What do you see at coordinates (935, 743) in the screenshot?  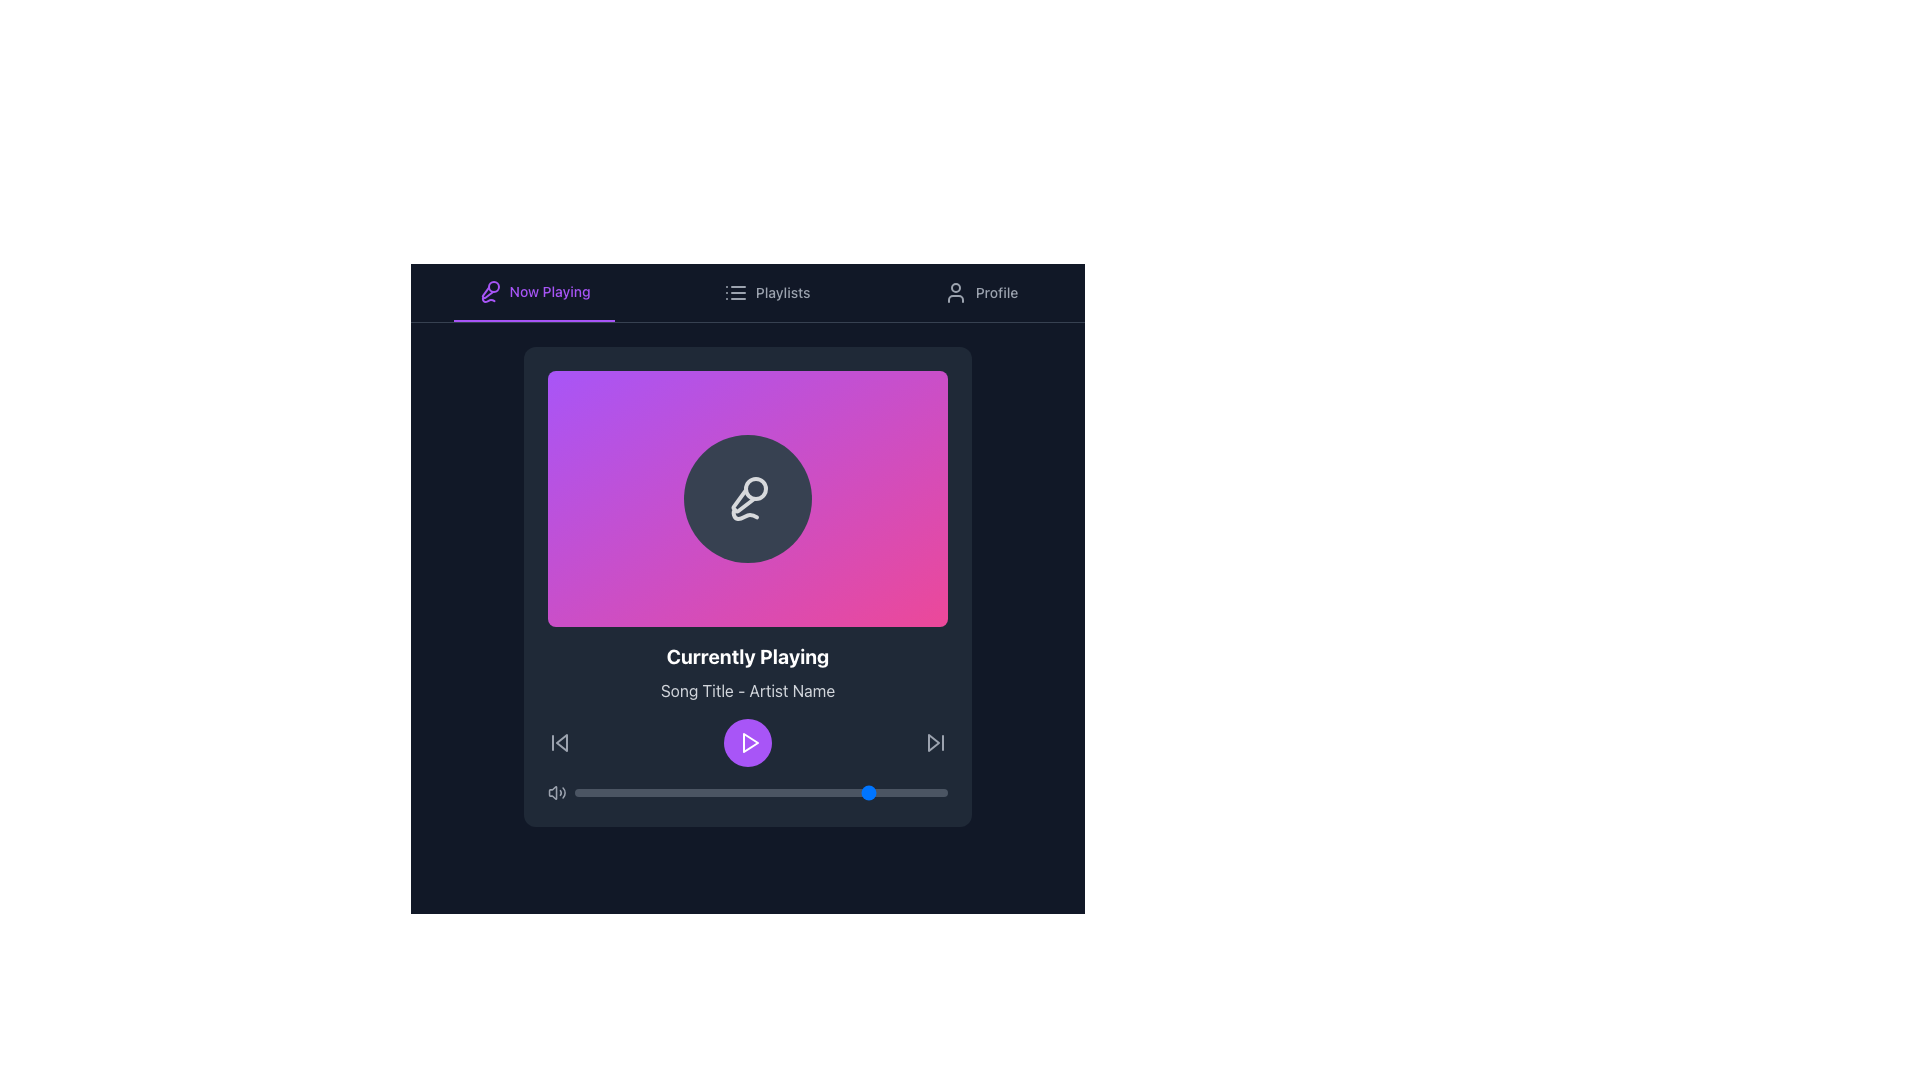 I see `the forward-skip button, which is a gray icon with a rightward-facing triangle and vertical line, located at the bottom-right corner of the 'Currently Playing' card` at bounding box center [935, 743].